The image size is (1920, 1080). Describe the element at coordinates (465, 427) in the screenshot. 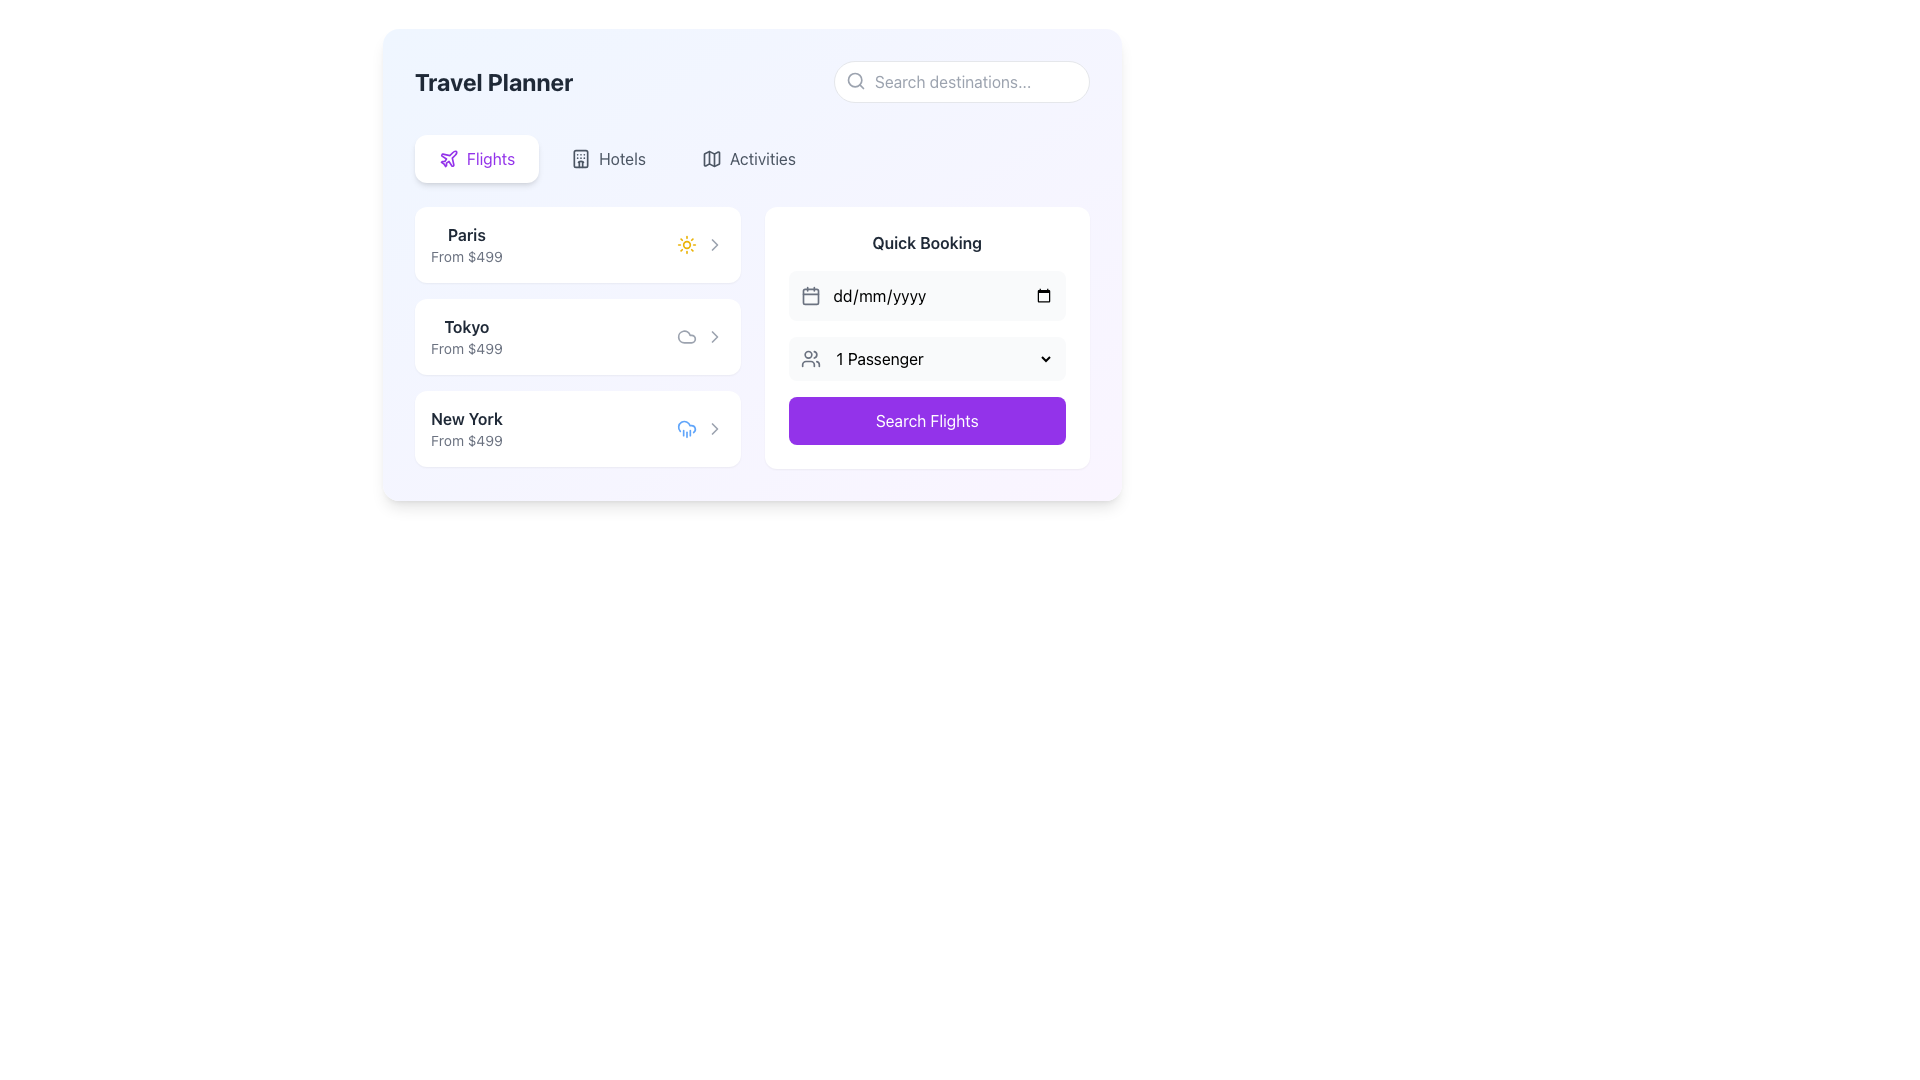

I see `the text block that displays information about the travel destination 'New York' with a starting price of $499` at that location.